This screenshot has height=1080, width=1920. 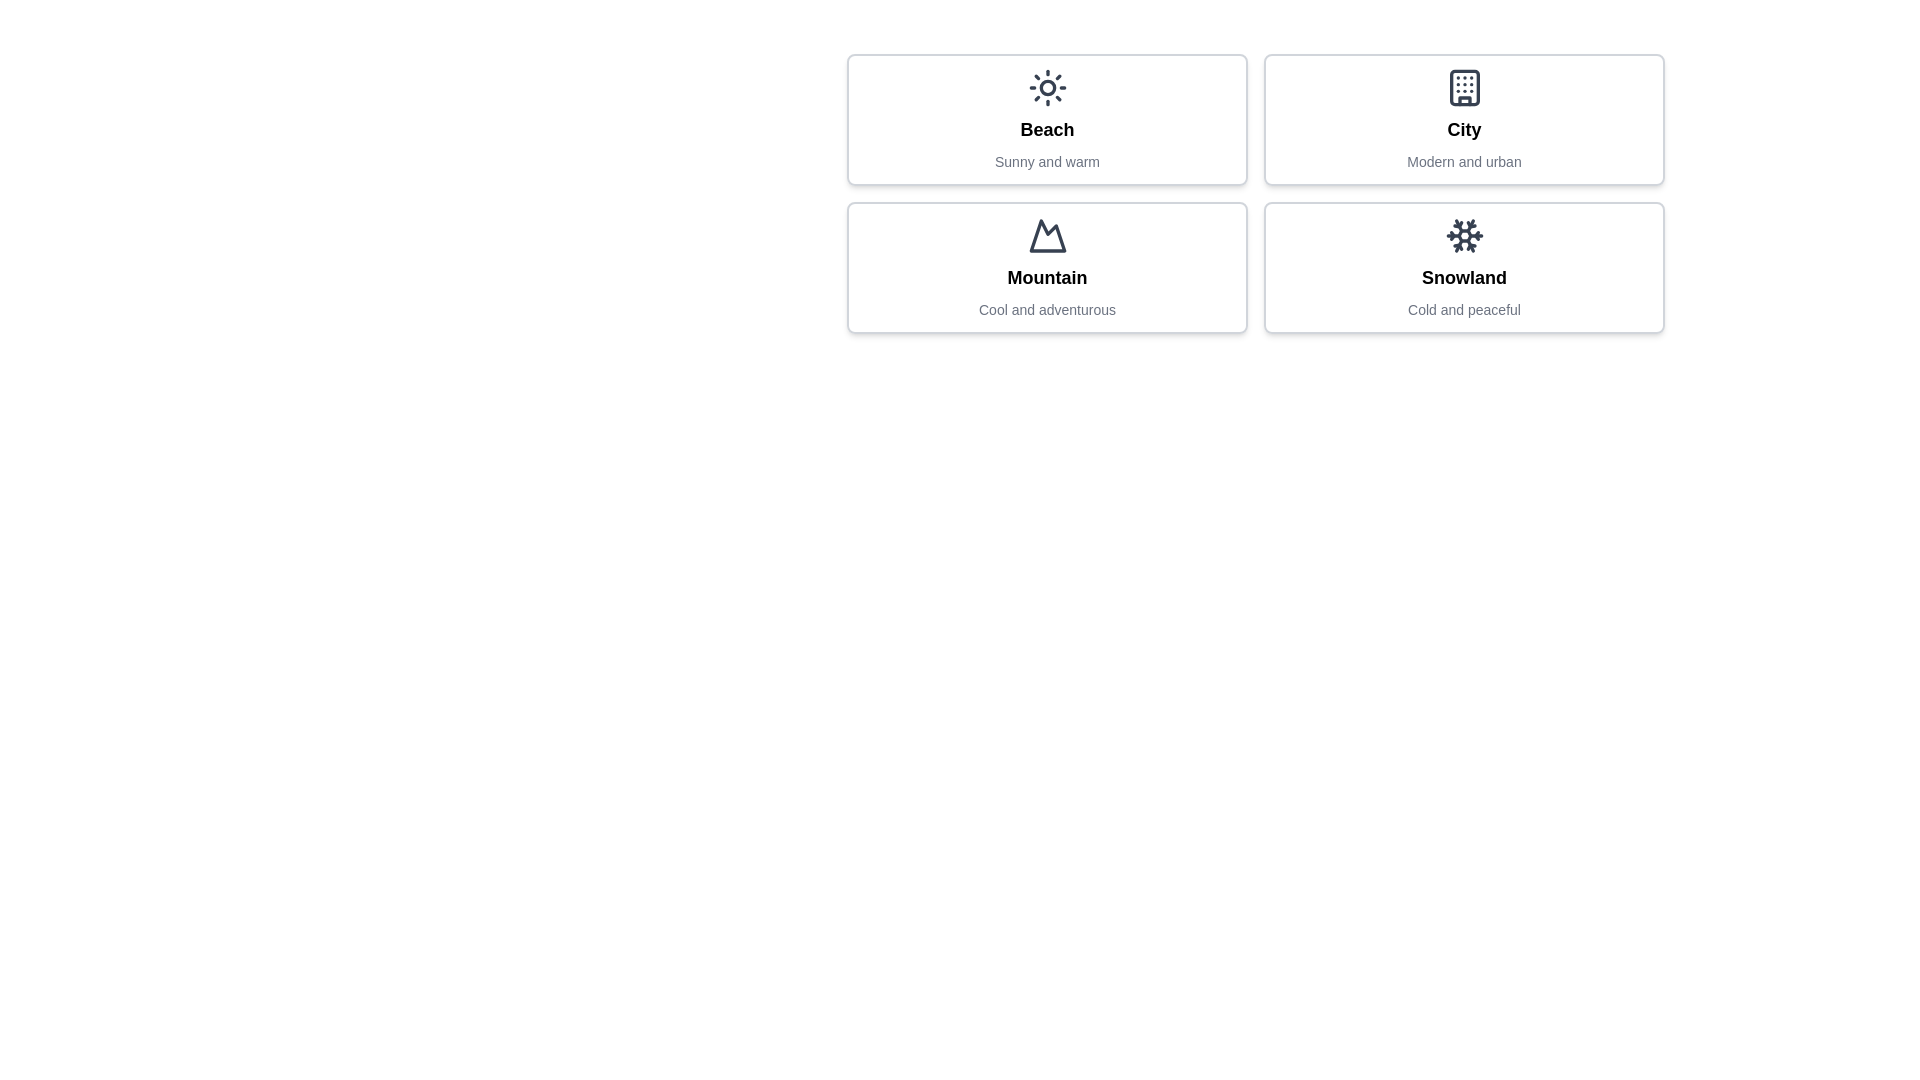 What do you see at coordinates (1464, 130) in the screenshot?
I see `text label displaying 'City' in bold font, located centrally below the building icon in the second column of the top row` at bounding box center [1464, 130].